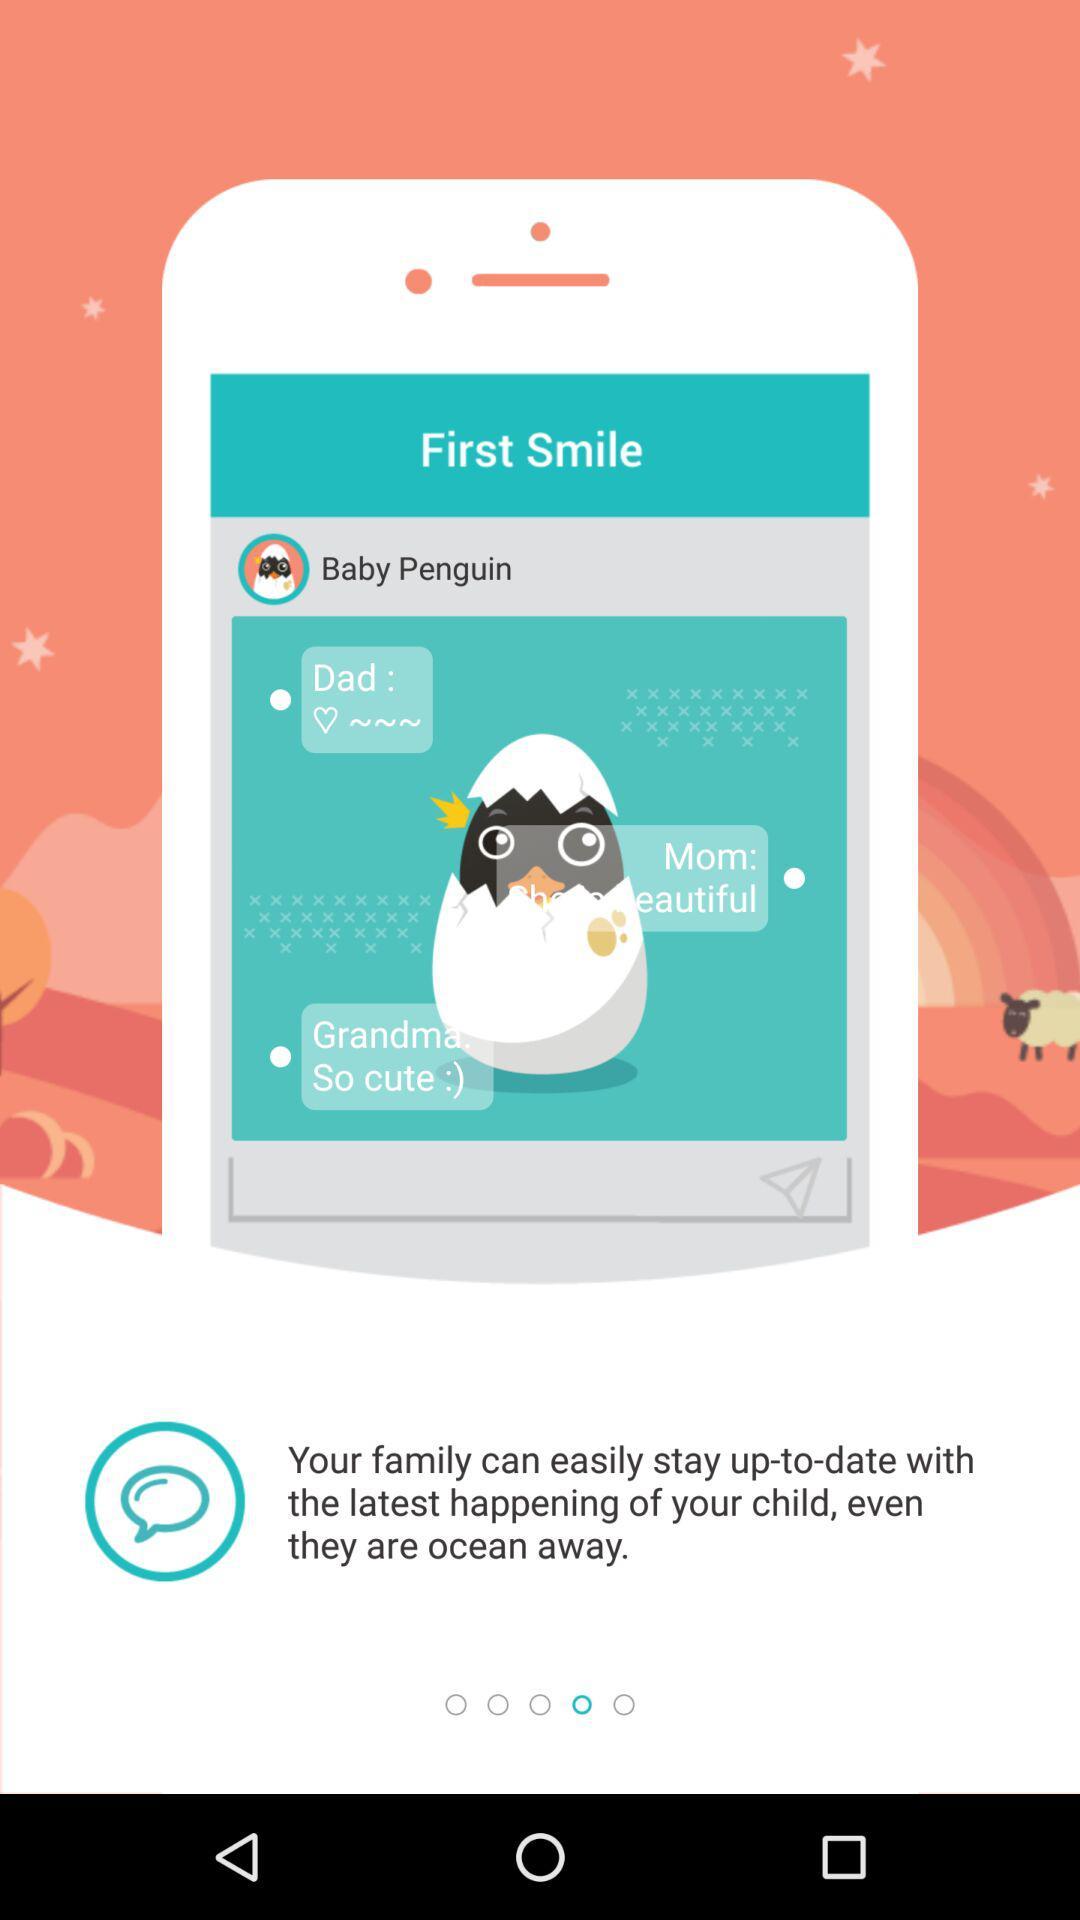 This screenshot has width=1080, height=1920. What do you see at coordinates (789, 1188) in the screenshot?
I see `send icon` at bounding box center [789, 1188].